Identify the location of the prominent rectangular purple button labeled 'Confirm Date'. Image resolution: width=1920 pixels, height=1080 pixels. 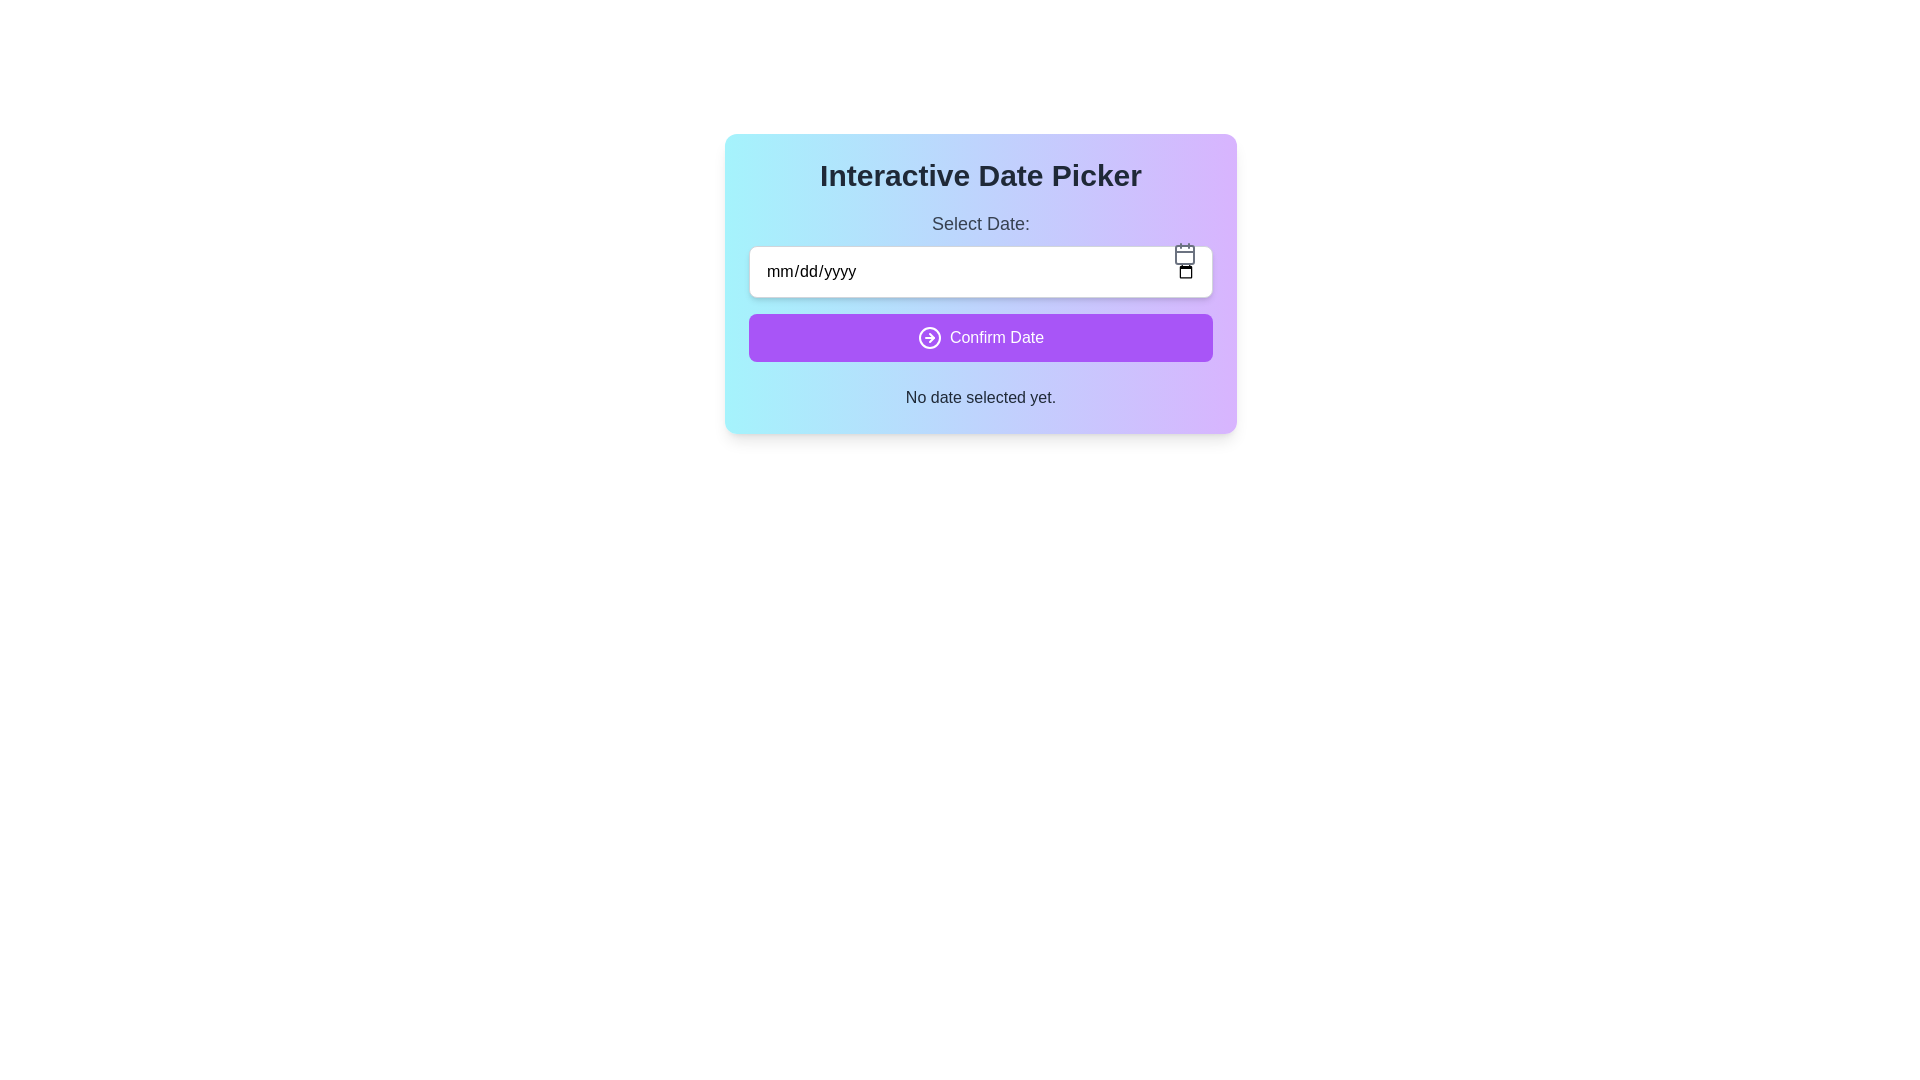
(980, 337).